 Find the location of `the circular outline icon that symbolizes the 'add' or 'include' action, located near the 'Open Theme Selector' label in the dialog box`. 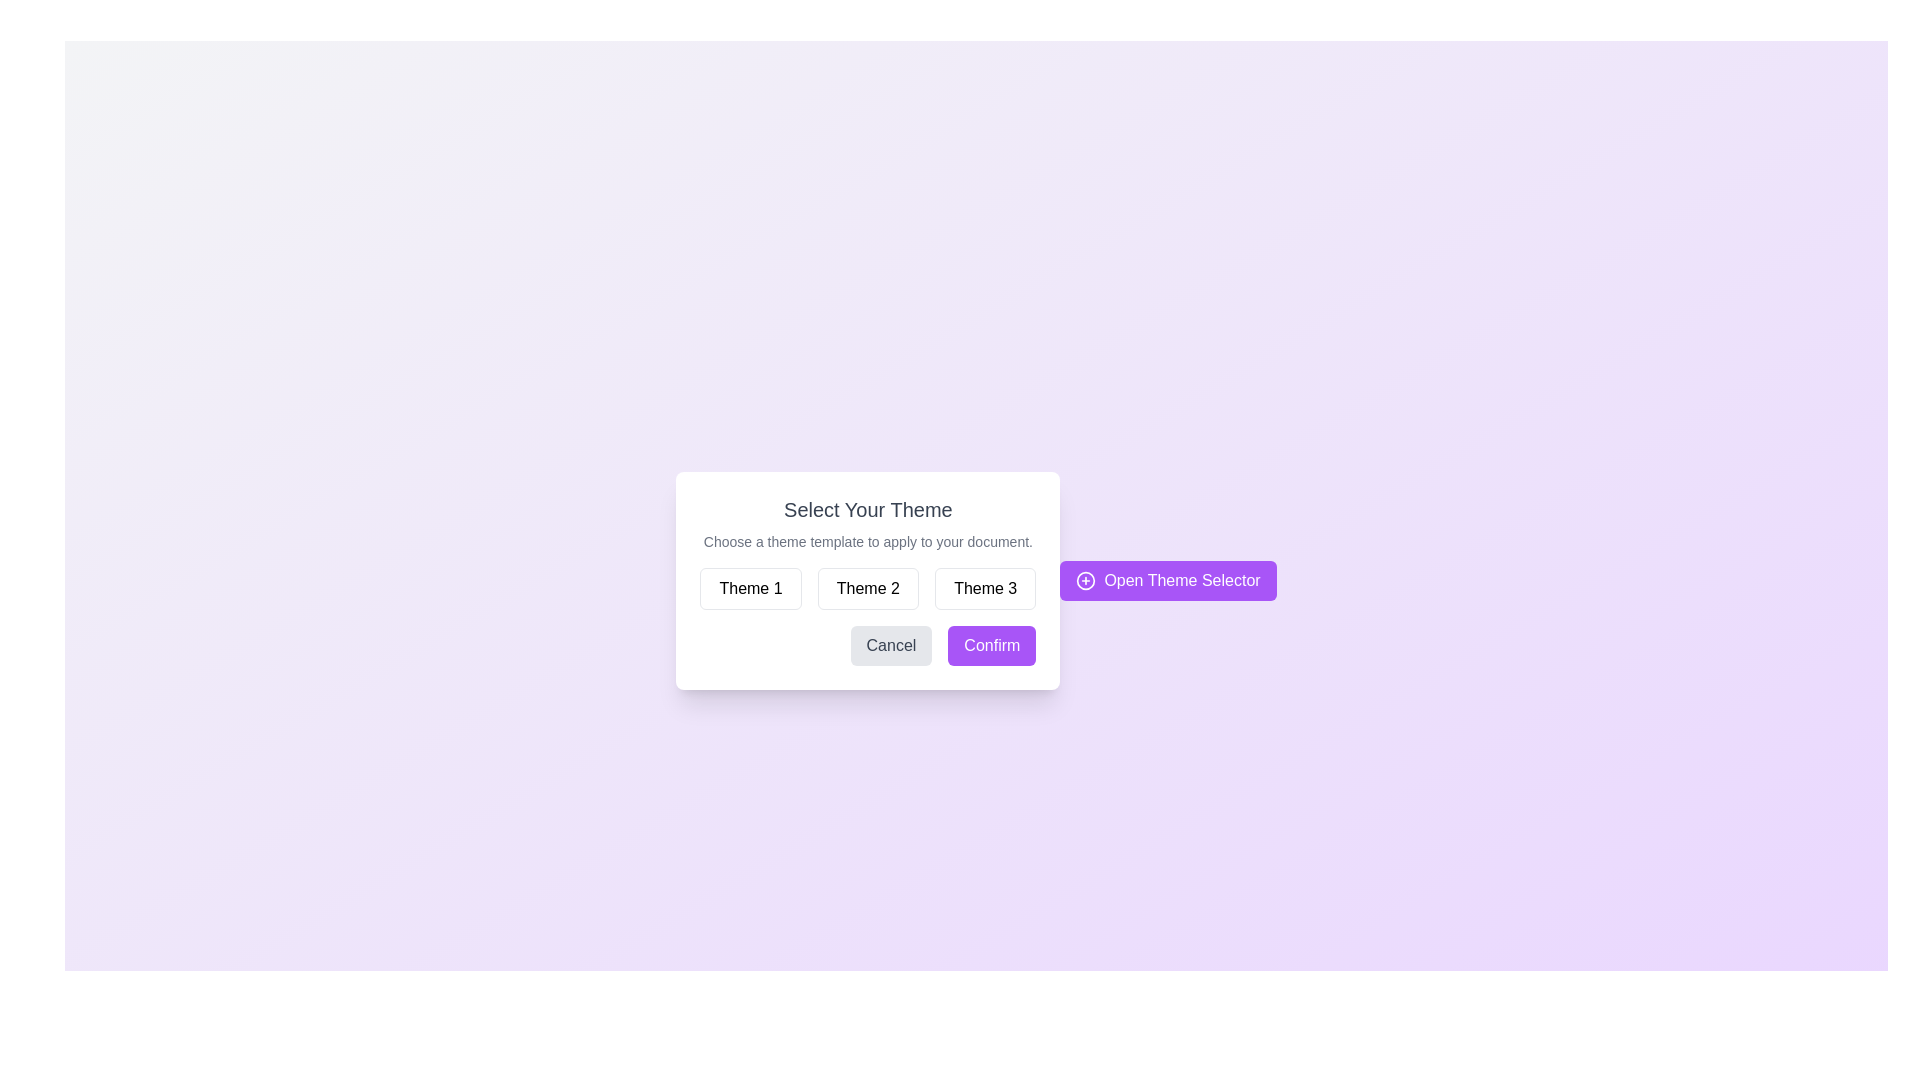

the circular outline icon that symbolizes the 'add' or 'include' action, located near the 'Open Theme Selector' label in the dialog box is located at coordinates (1085, 581).